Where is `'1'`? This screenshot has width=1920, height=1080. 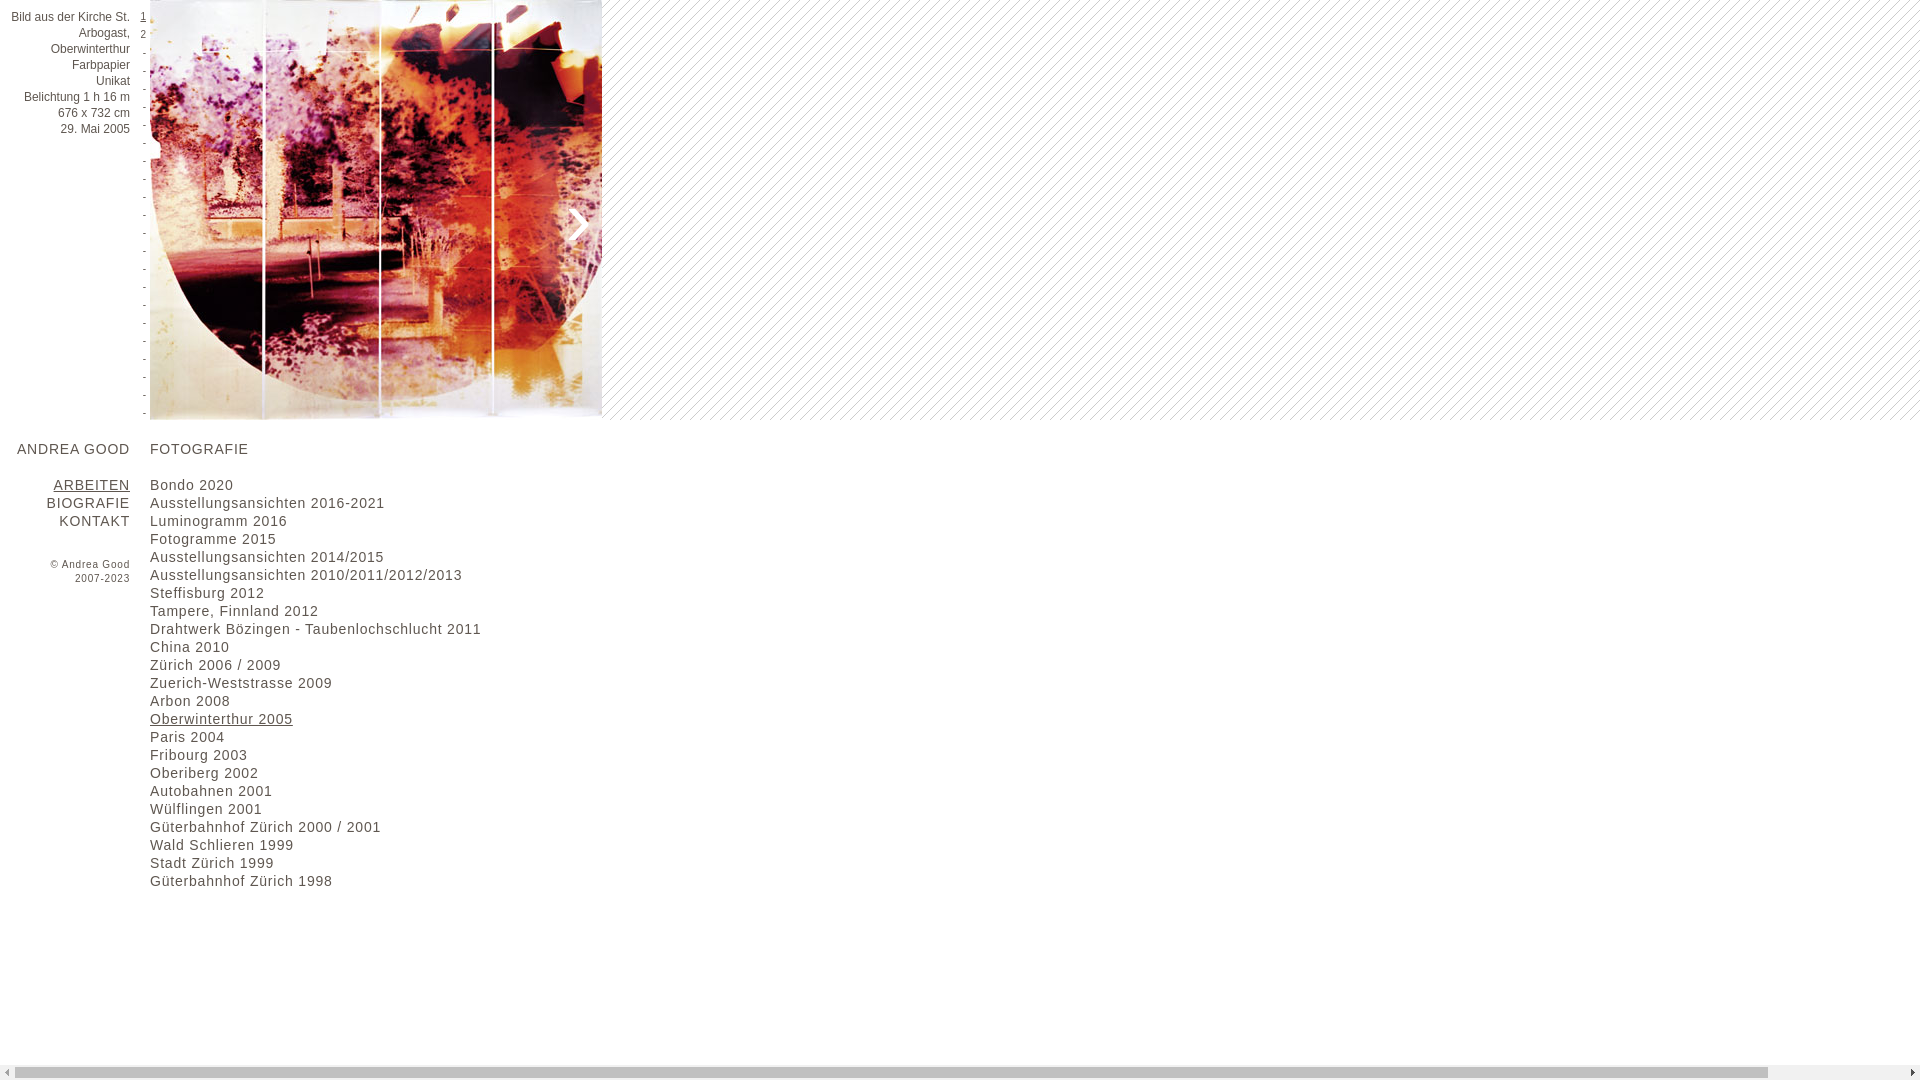 '1' is located at coordinates (142, 16).